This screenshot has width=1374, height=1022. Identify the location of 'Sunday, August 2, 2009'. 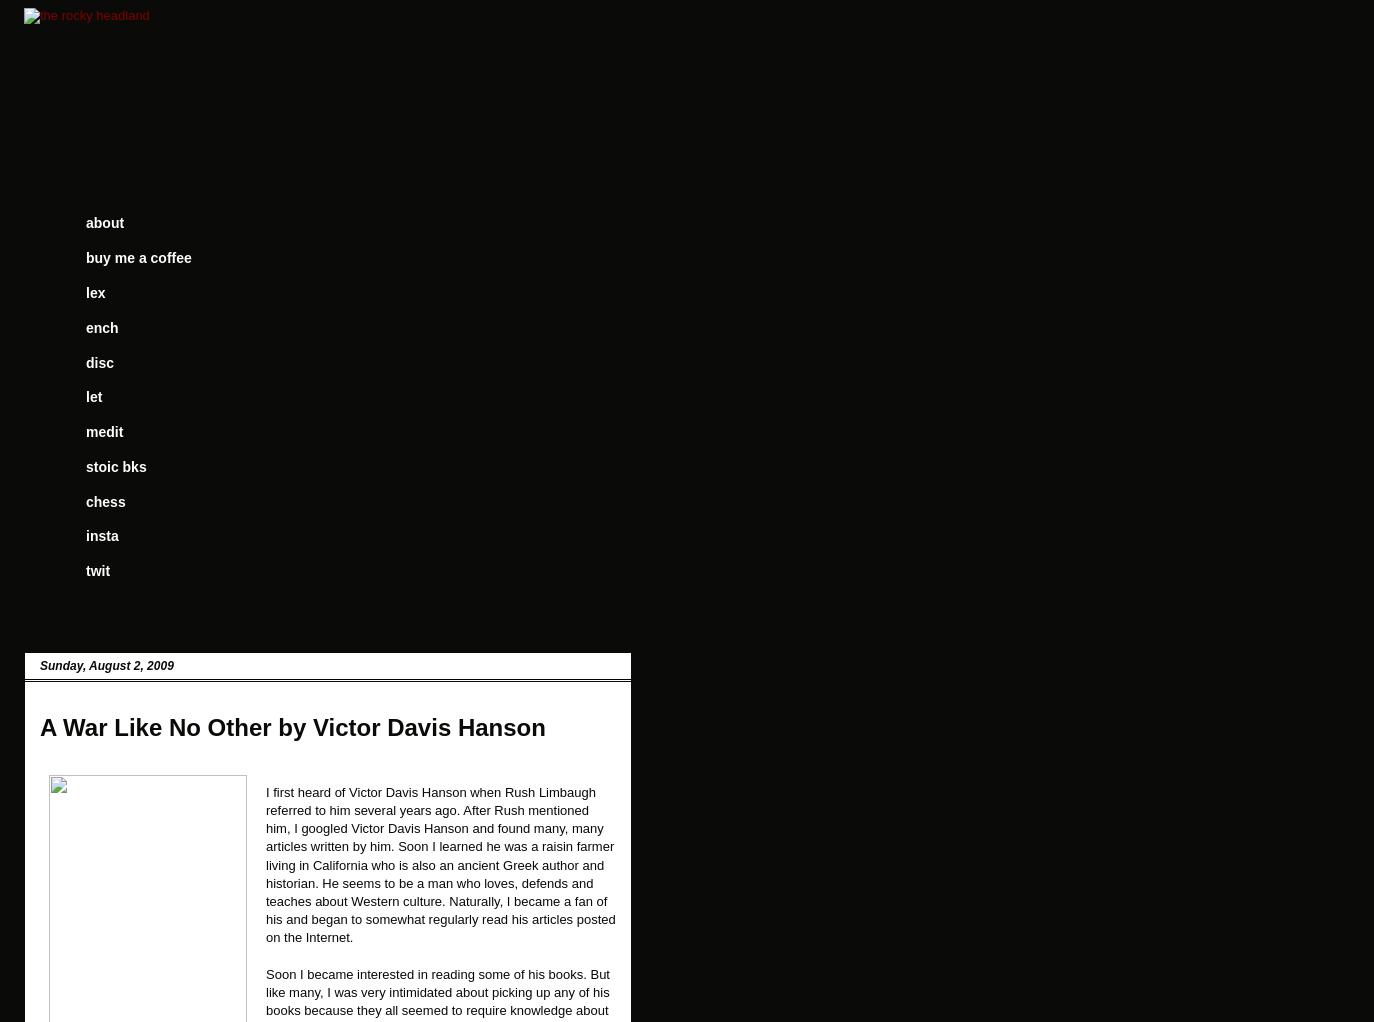
(38, 664).